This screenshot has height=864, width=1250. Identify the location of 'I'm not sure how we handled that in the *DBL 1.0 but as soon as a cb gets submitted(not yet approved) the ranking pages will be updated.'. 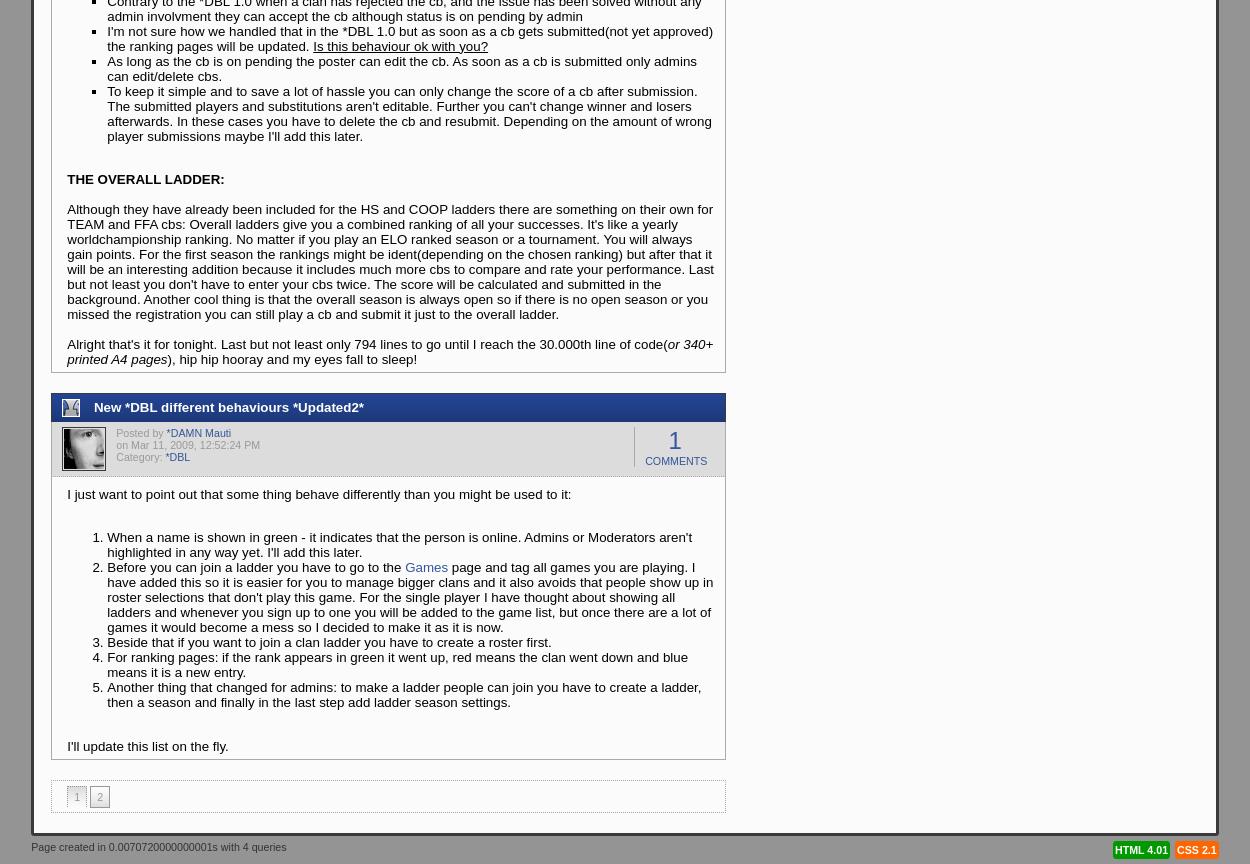
(410, 38).